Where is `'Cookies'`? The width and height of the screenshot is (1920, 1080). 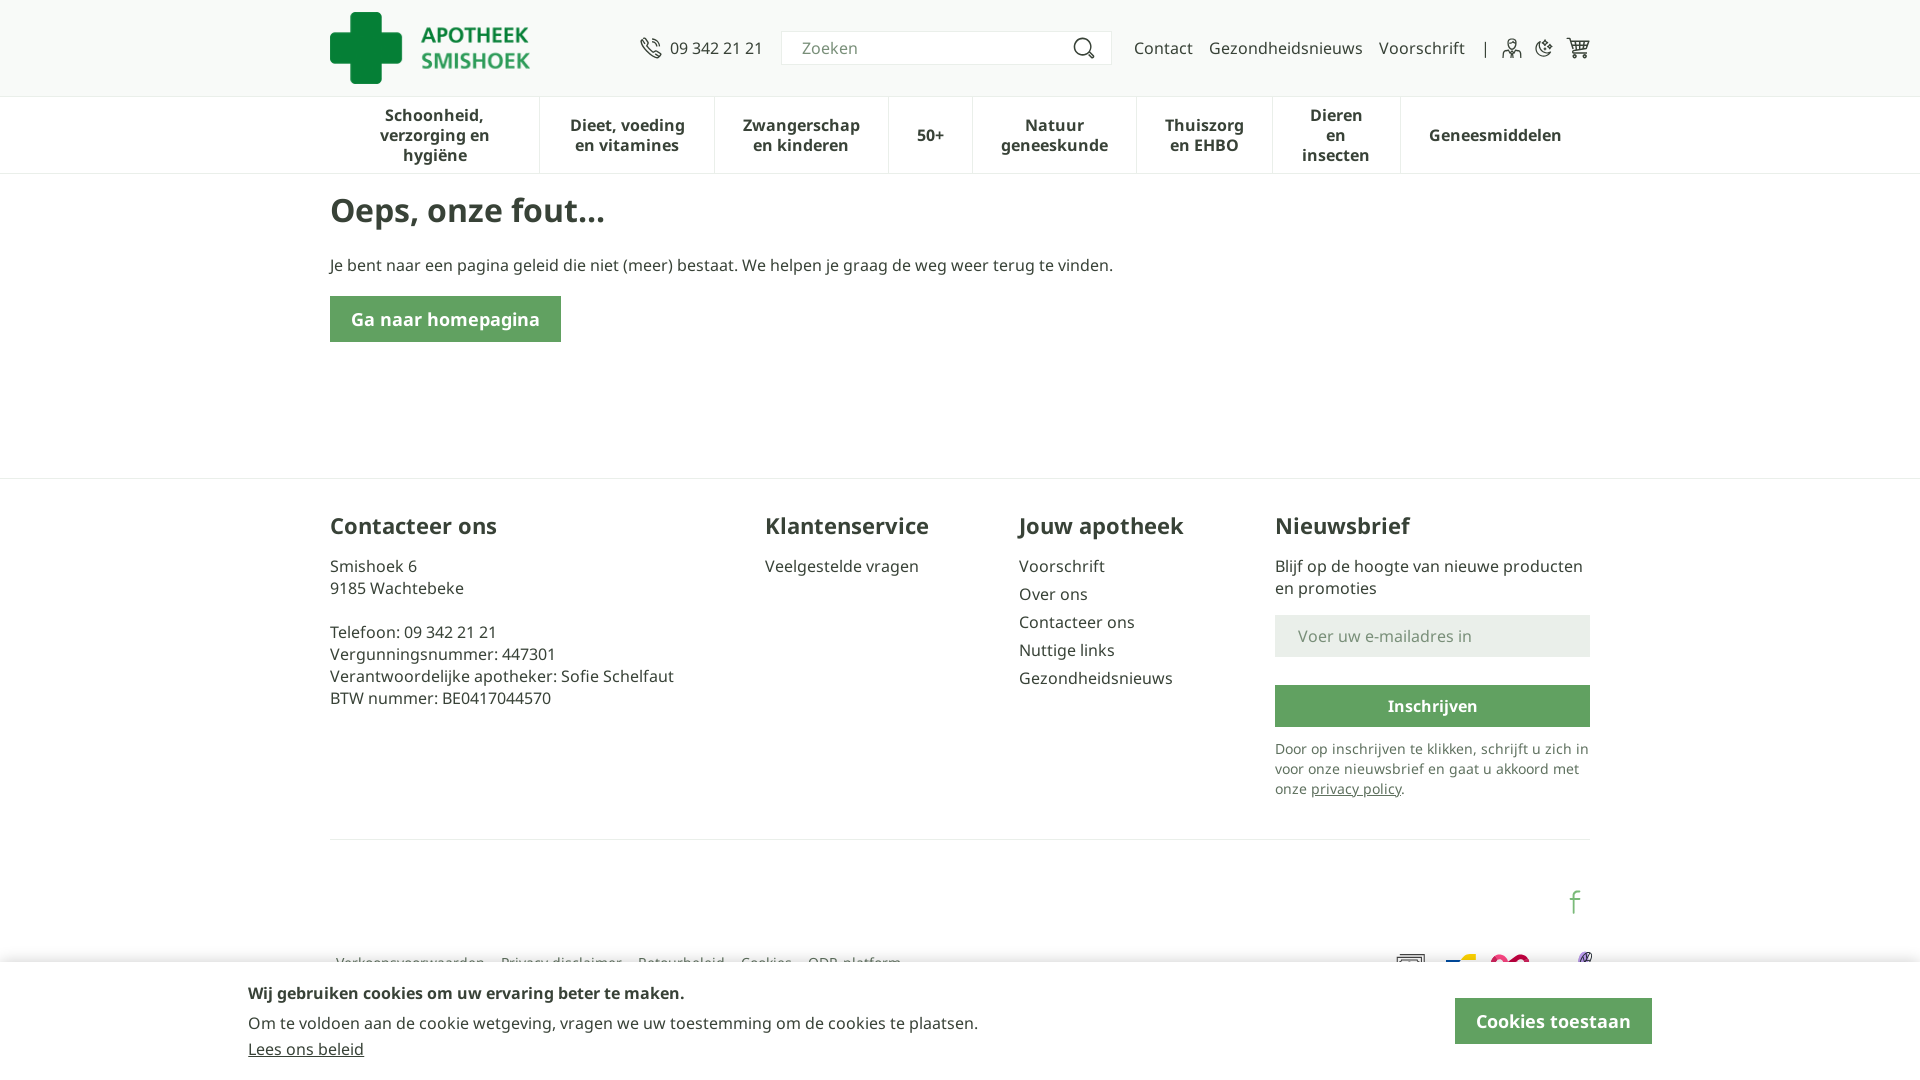
'Cookies' is located at coordinates (765, 962).